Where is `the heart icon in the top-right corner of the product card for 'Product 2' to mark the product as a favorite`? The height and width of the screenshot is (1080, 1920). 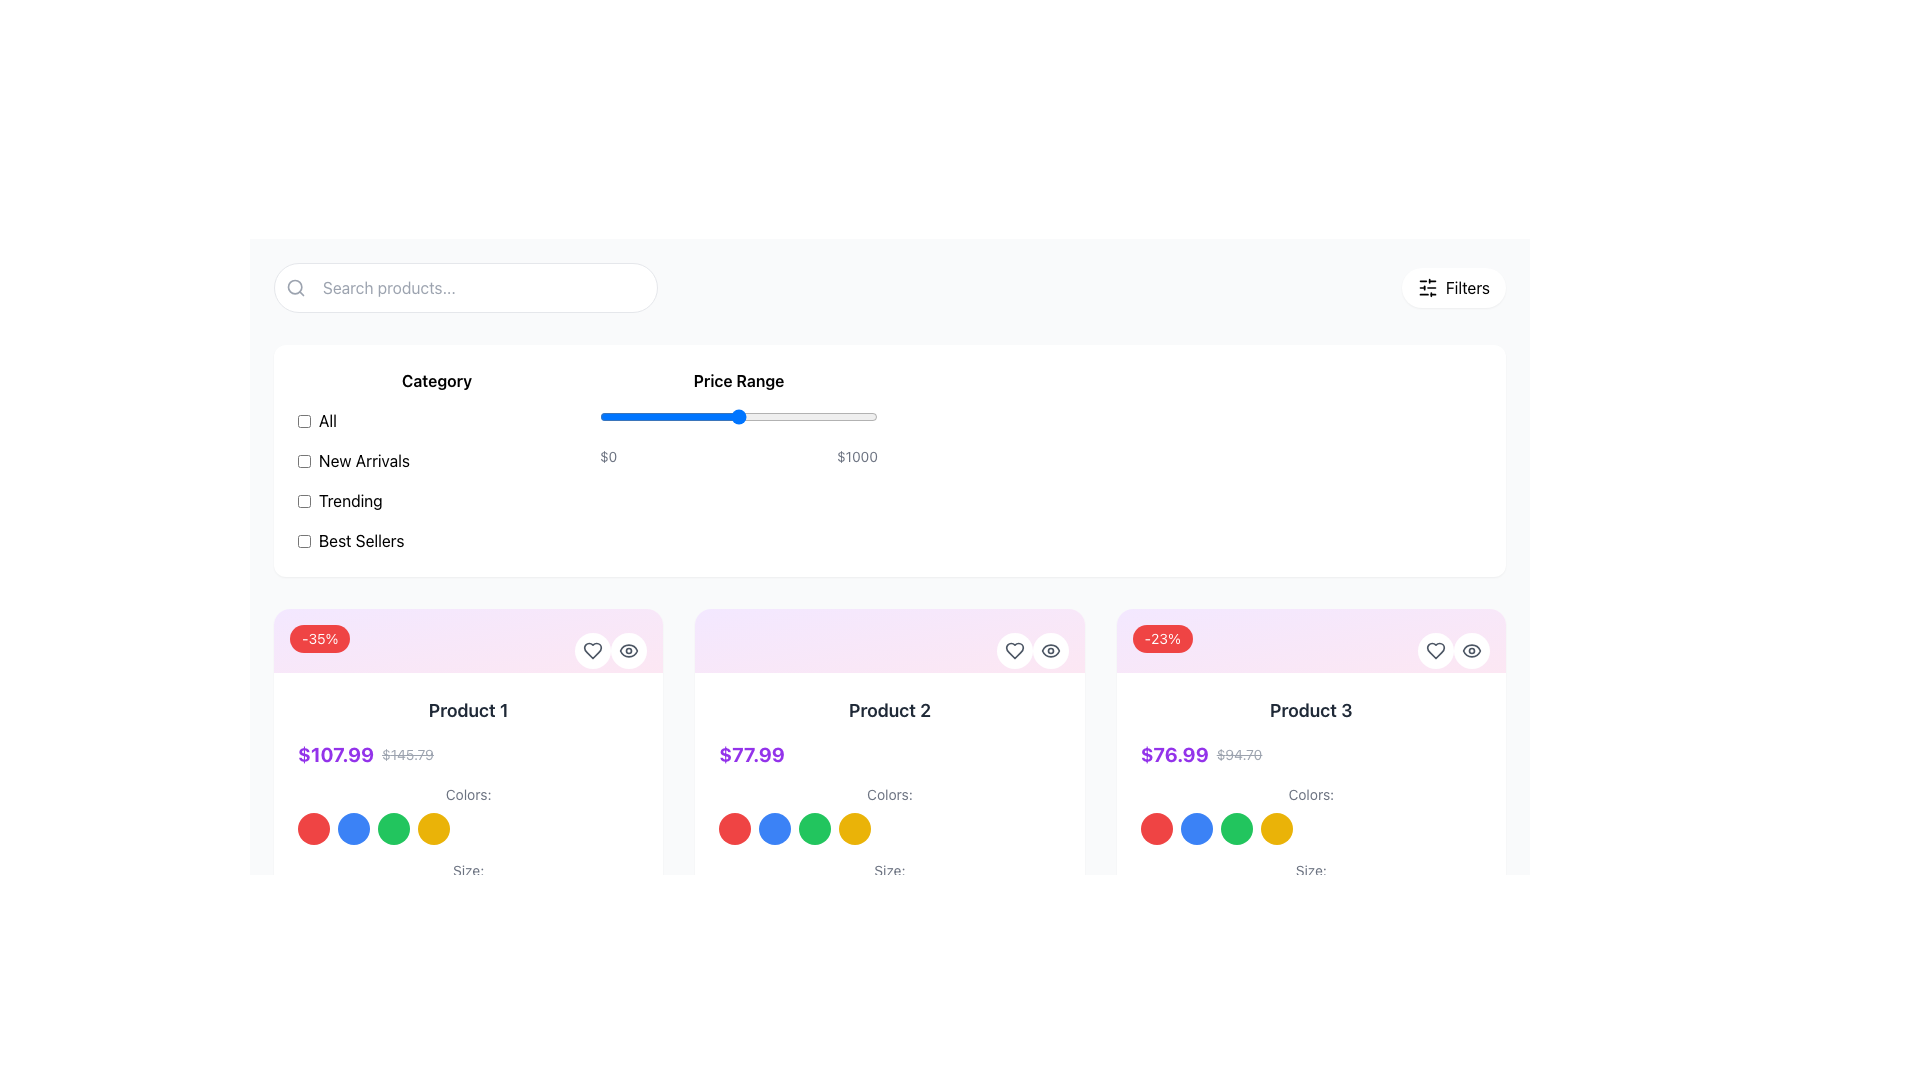 the heart icon in the top-right corner of the product card for 'Product 2' to mark the product as a favorite is located at coordinates (1014, 651).